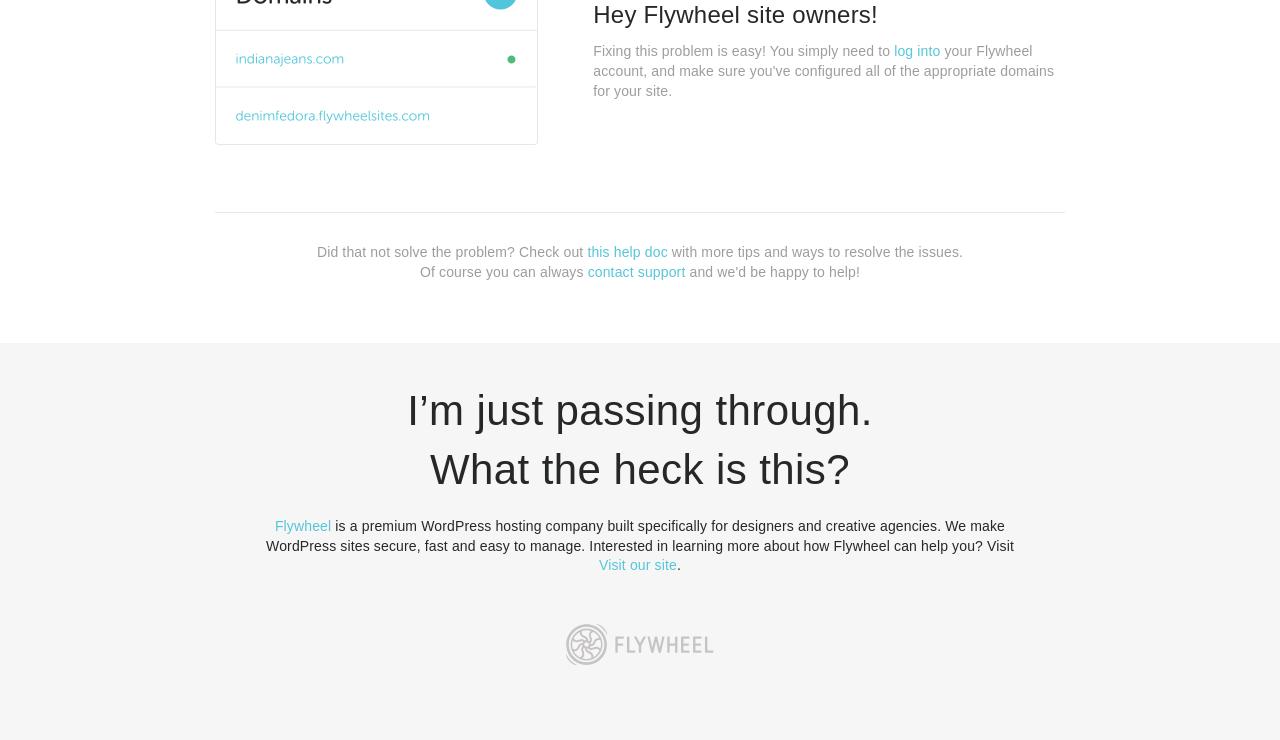 The width and height of the screenshot is (1280, 740). I want to click on '.', so click(678, 563).